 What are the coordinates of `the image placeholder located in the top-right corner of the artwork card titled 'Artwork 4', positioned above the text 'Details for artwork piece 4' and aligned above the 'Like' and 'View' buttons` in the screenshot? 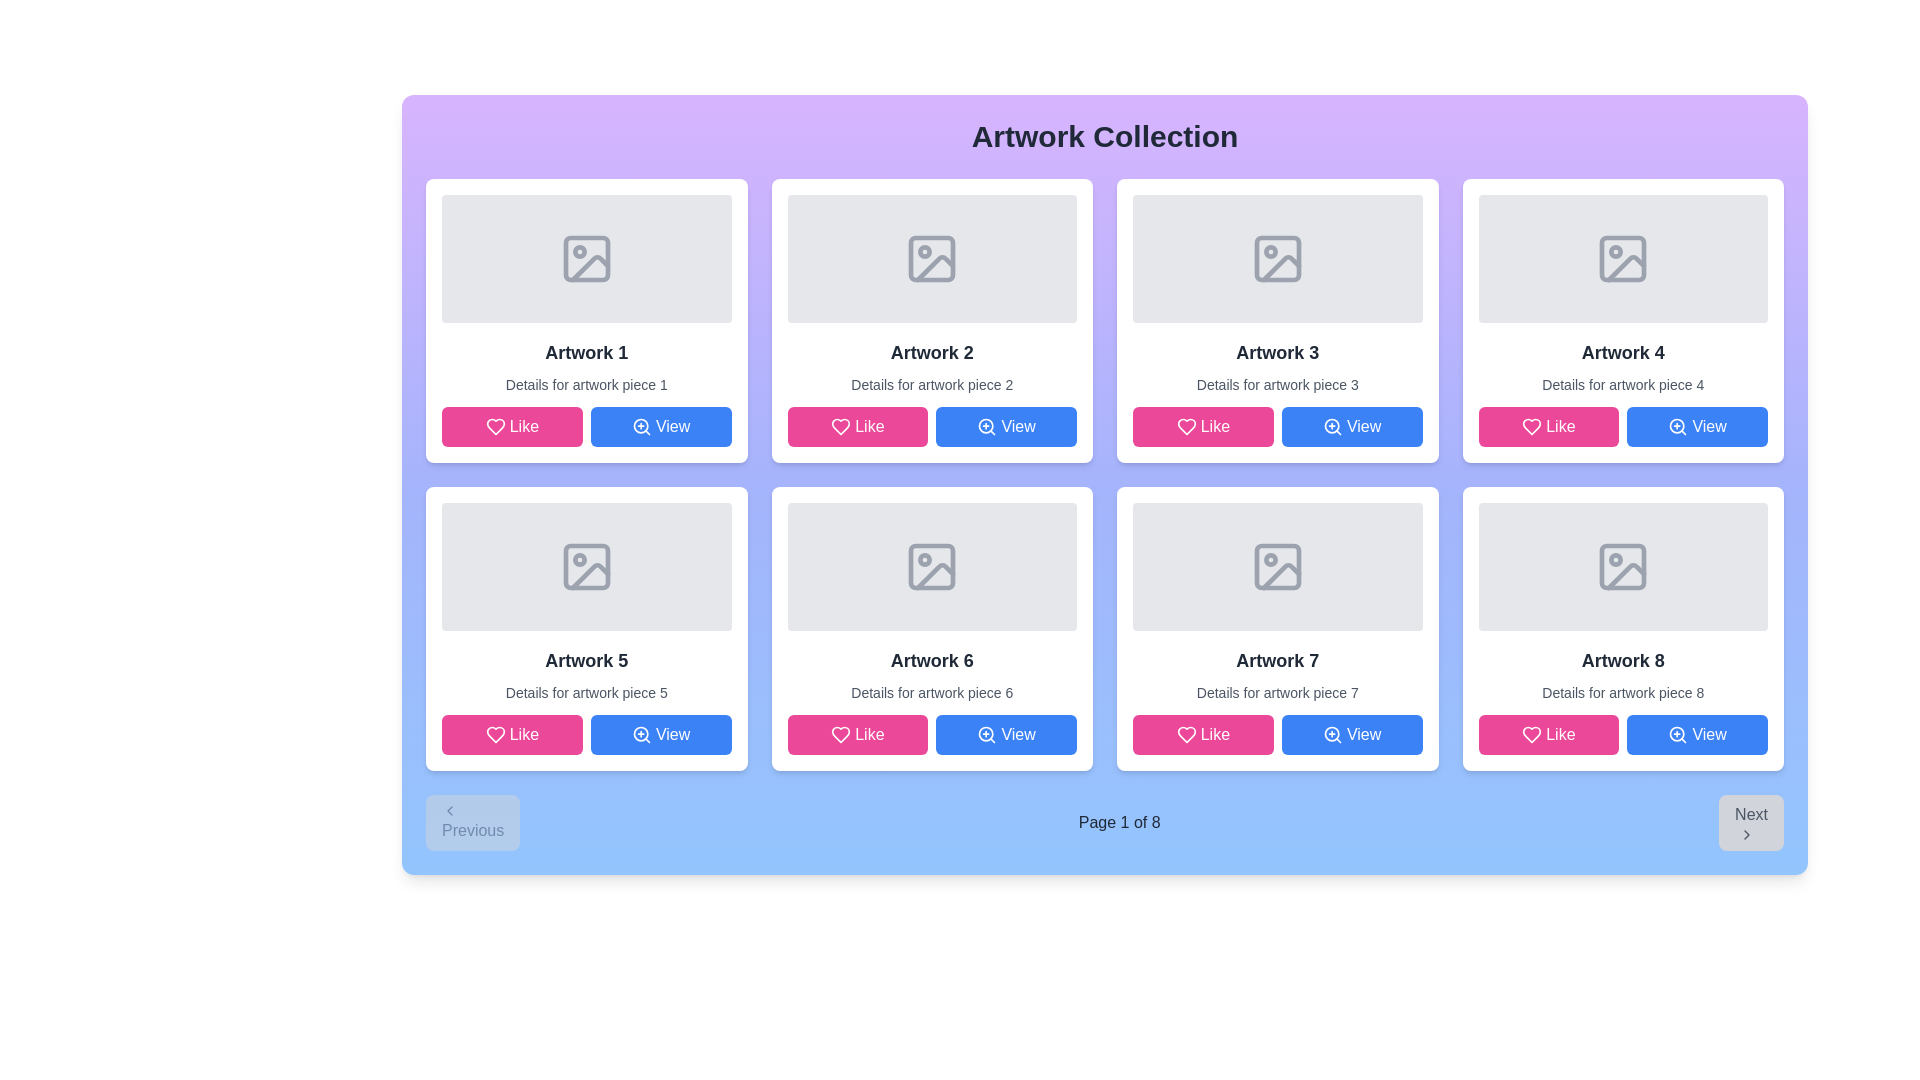 It's located at (1623, 257).